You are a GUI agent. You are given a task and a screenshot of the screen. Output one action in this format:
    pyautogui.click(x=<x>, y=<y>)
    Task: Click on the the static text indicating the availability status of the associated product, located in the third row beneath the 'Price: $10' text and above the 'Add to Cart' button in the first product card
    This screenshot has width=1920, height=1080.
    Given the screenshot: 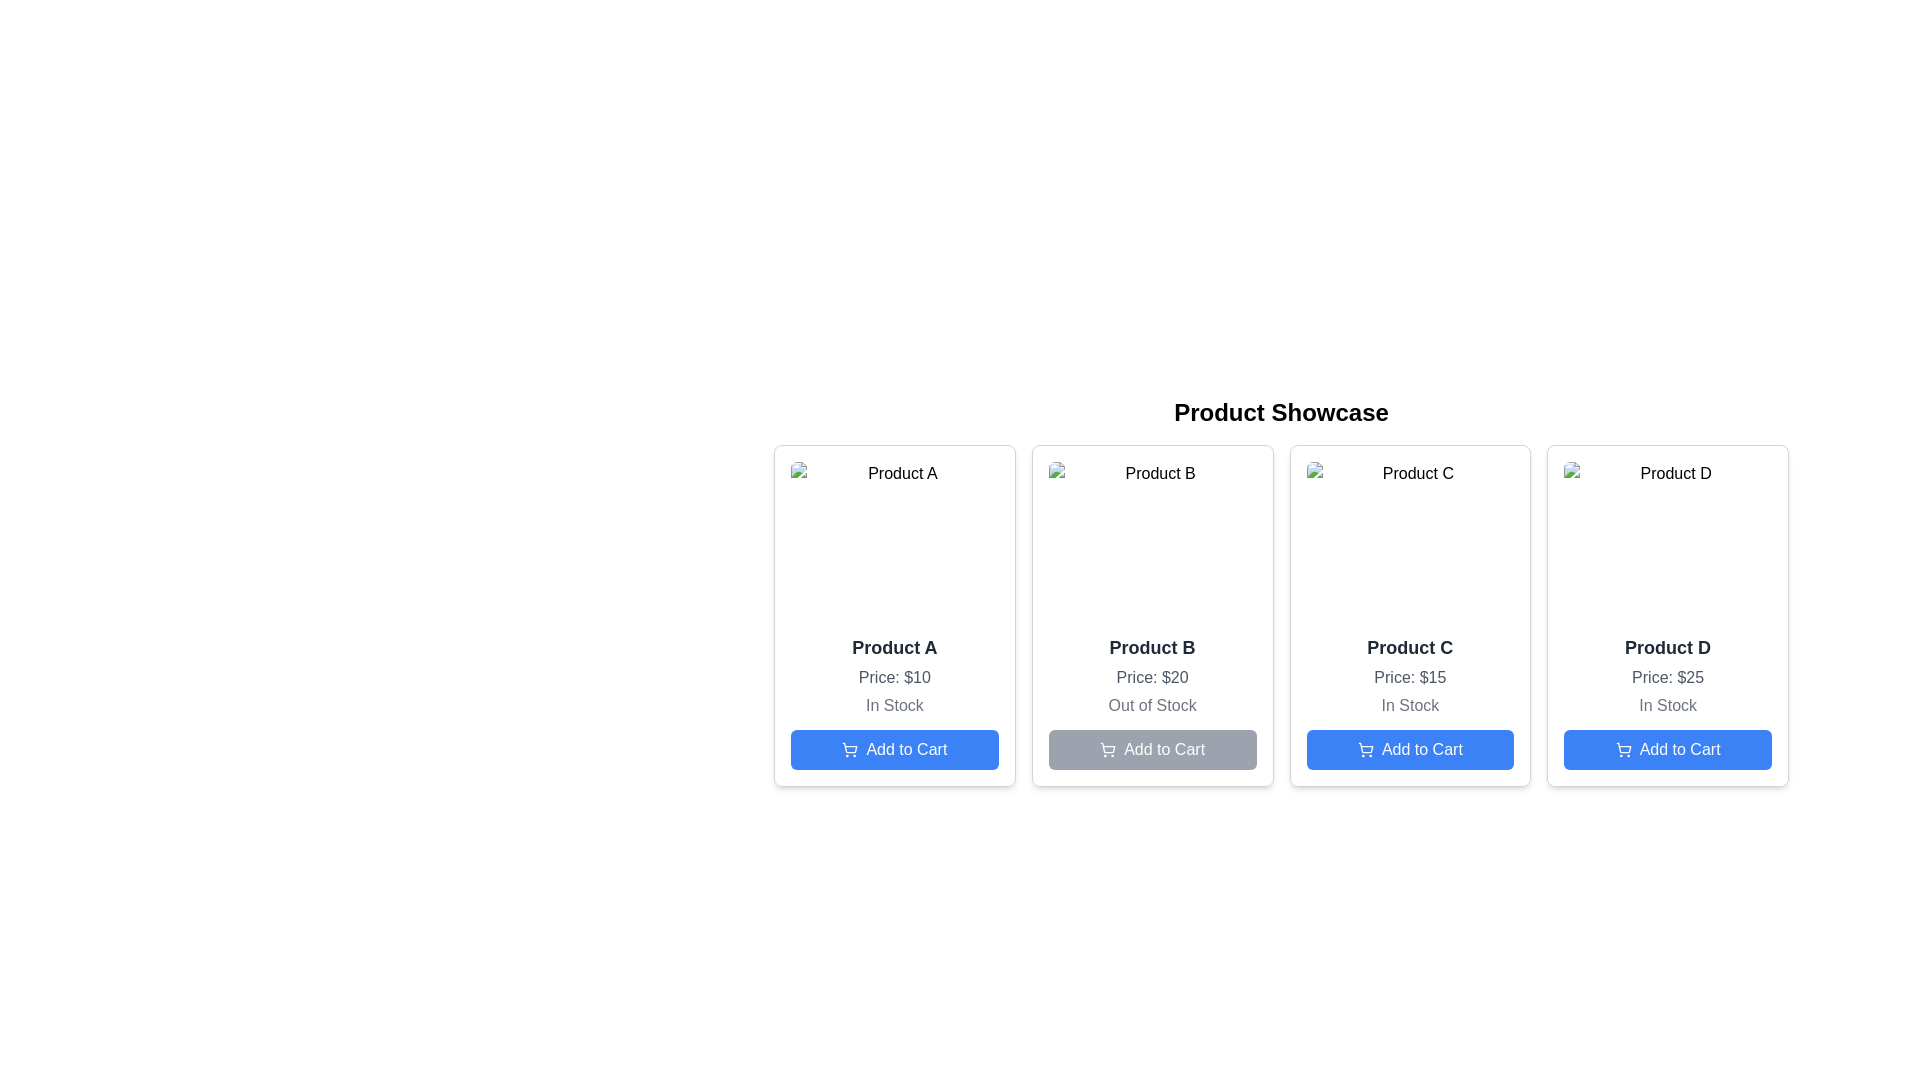 What is the action you would take?
    pyautogui.click(x=893, y=704)
    